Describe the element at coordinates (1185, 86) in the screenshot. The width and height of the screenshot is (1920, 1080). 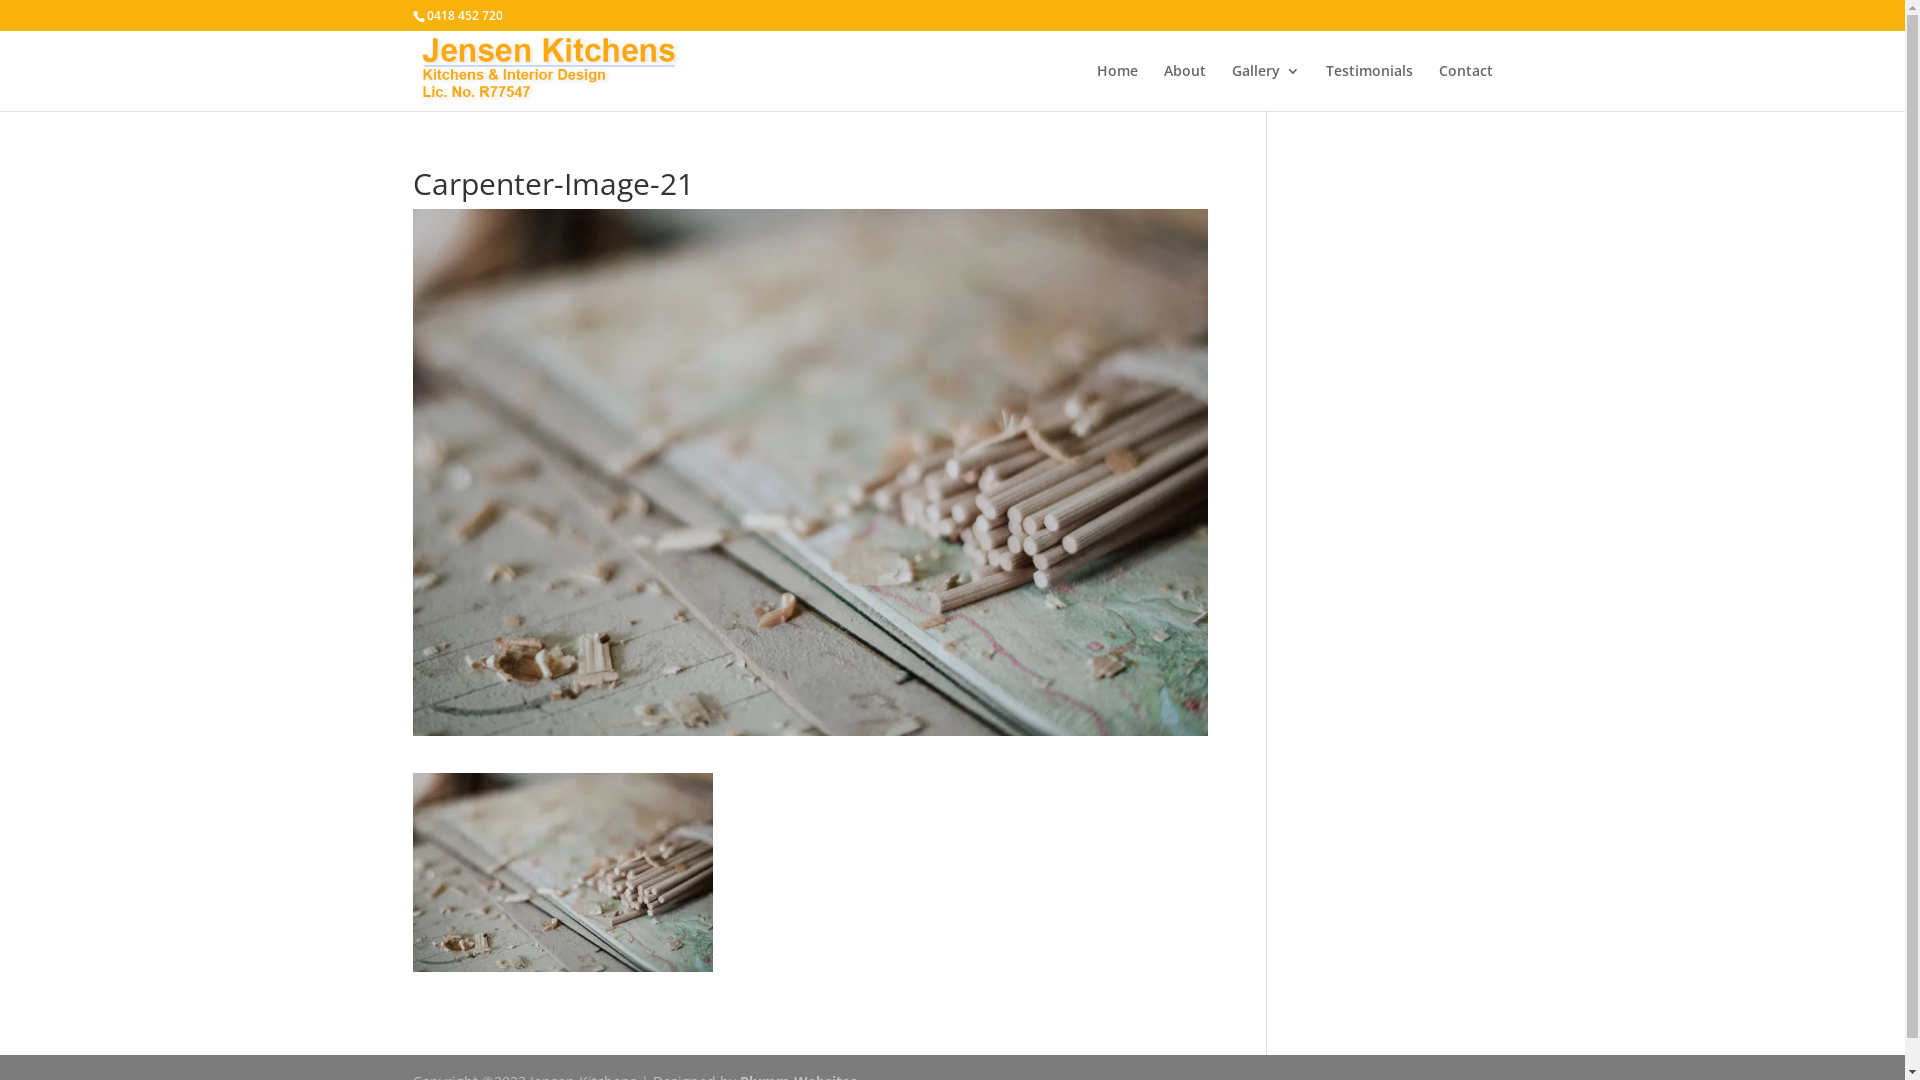
I see `'About'` at that location.